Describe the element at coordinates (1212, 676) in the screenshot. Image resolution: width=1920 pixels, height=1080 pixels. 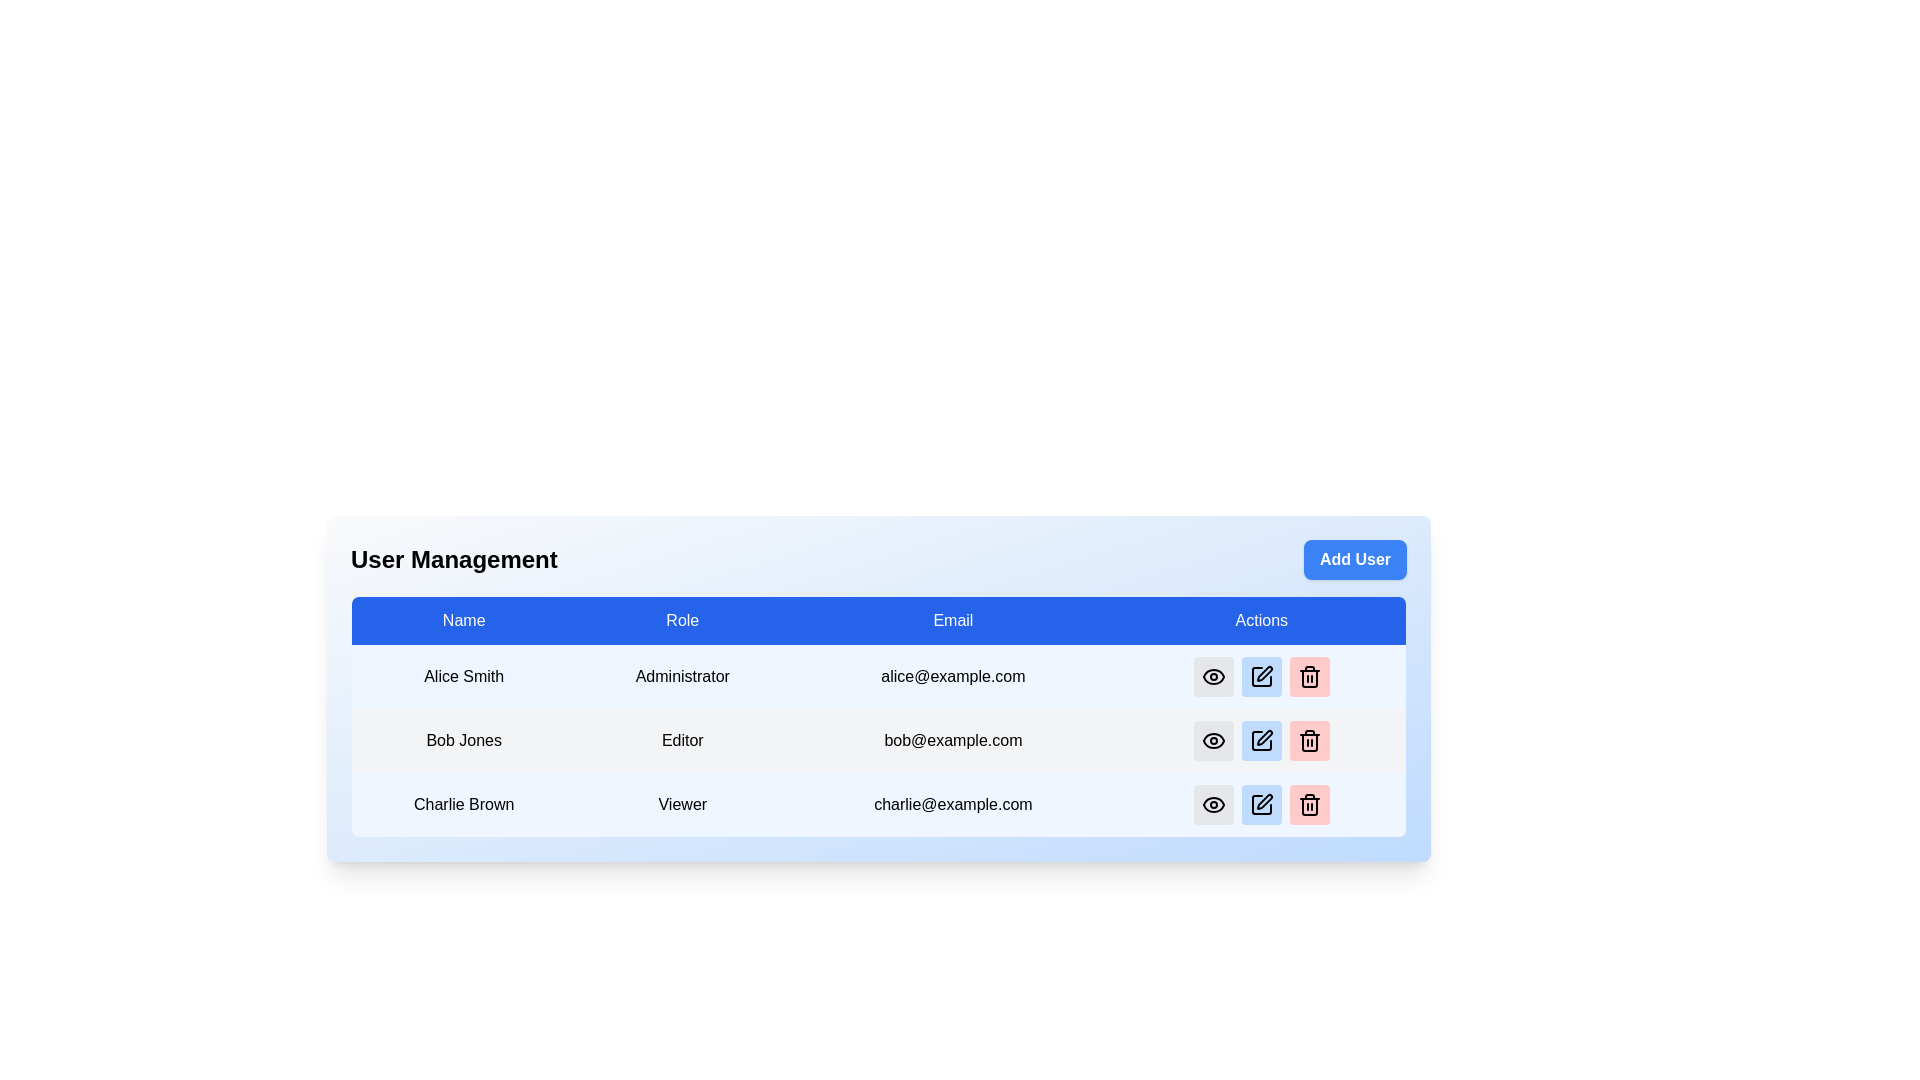
I see `the view button icon for the first user, Alice Smith, in the Actions column of the user management table` at that location.